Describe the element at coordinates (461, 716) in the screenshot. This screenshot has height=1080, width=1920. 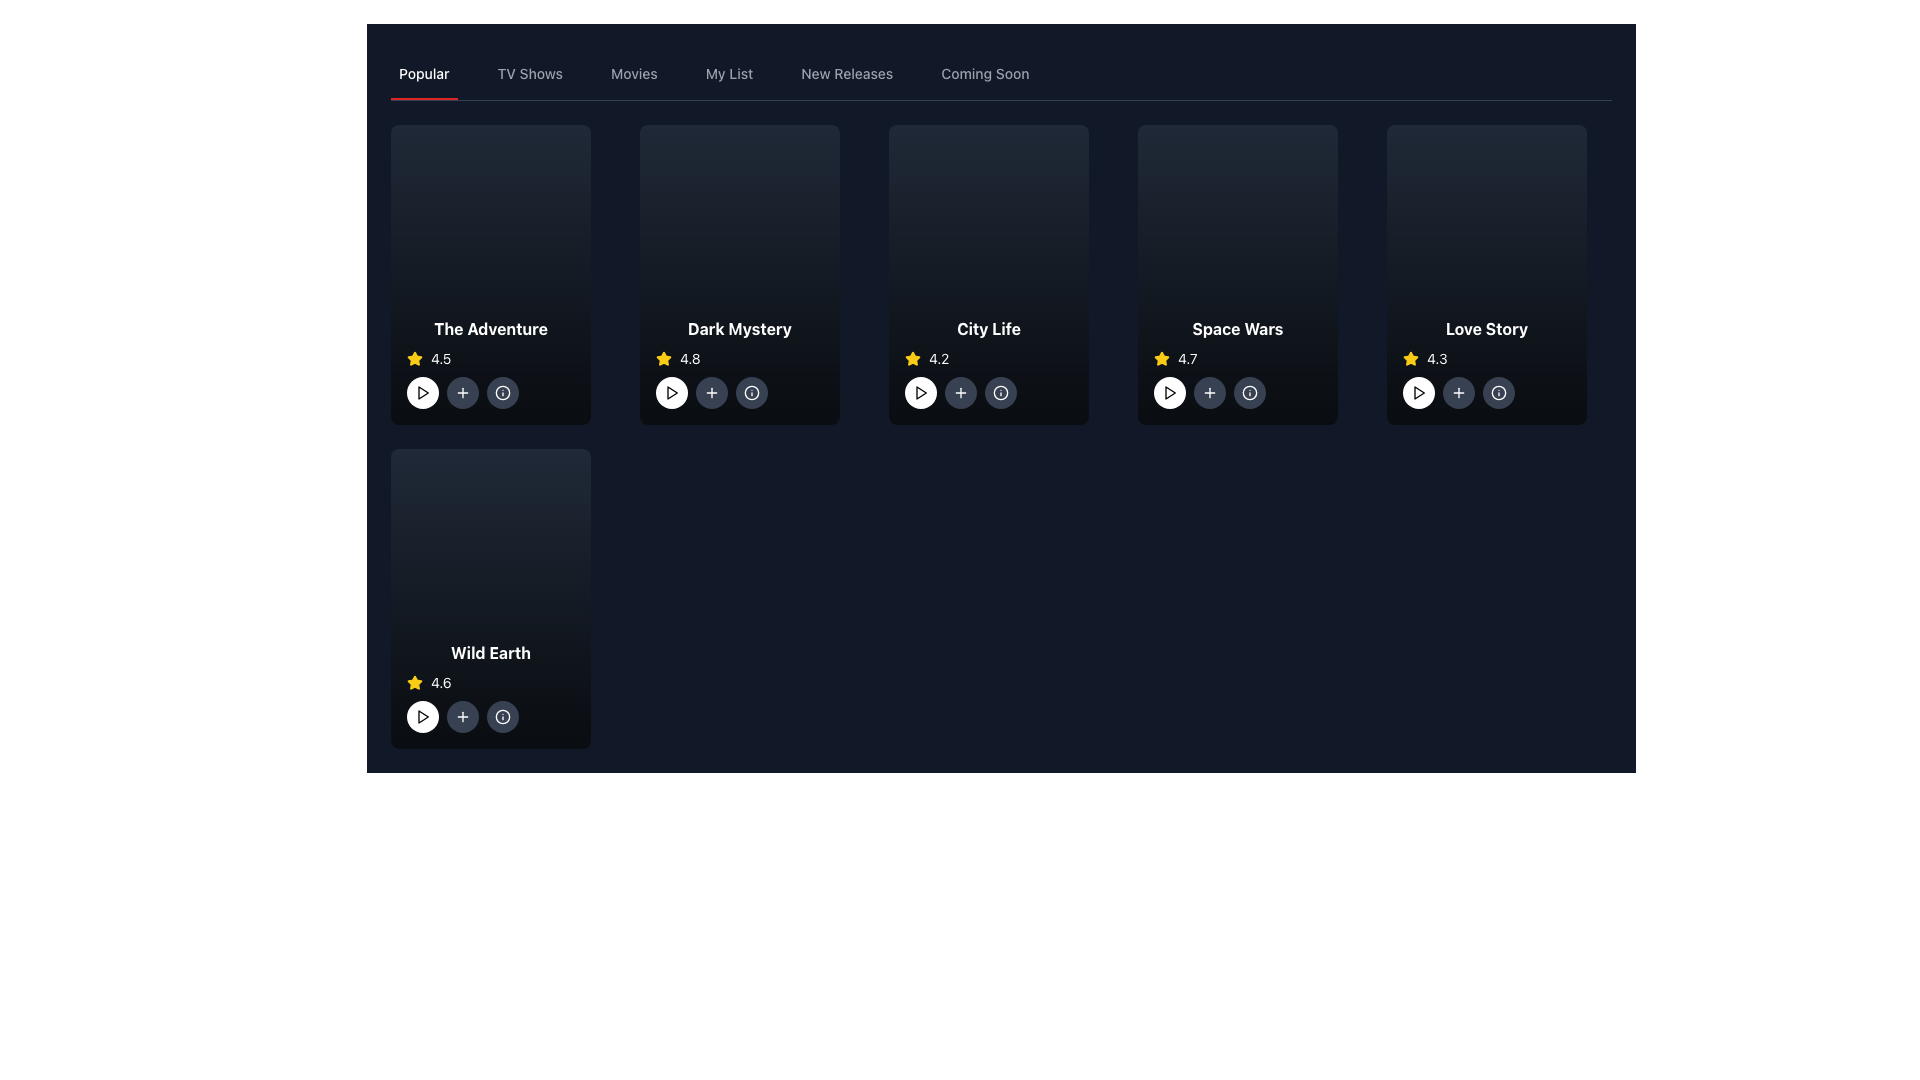
I see `the circular button with a dark gray background and a white plus icon at its center, located beneath the 'Wild Earth' card` at that location.